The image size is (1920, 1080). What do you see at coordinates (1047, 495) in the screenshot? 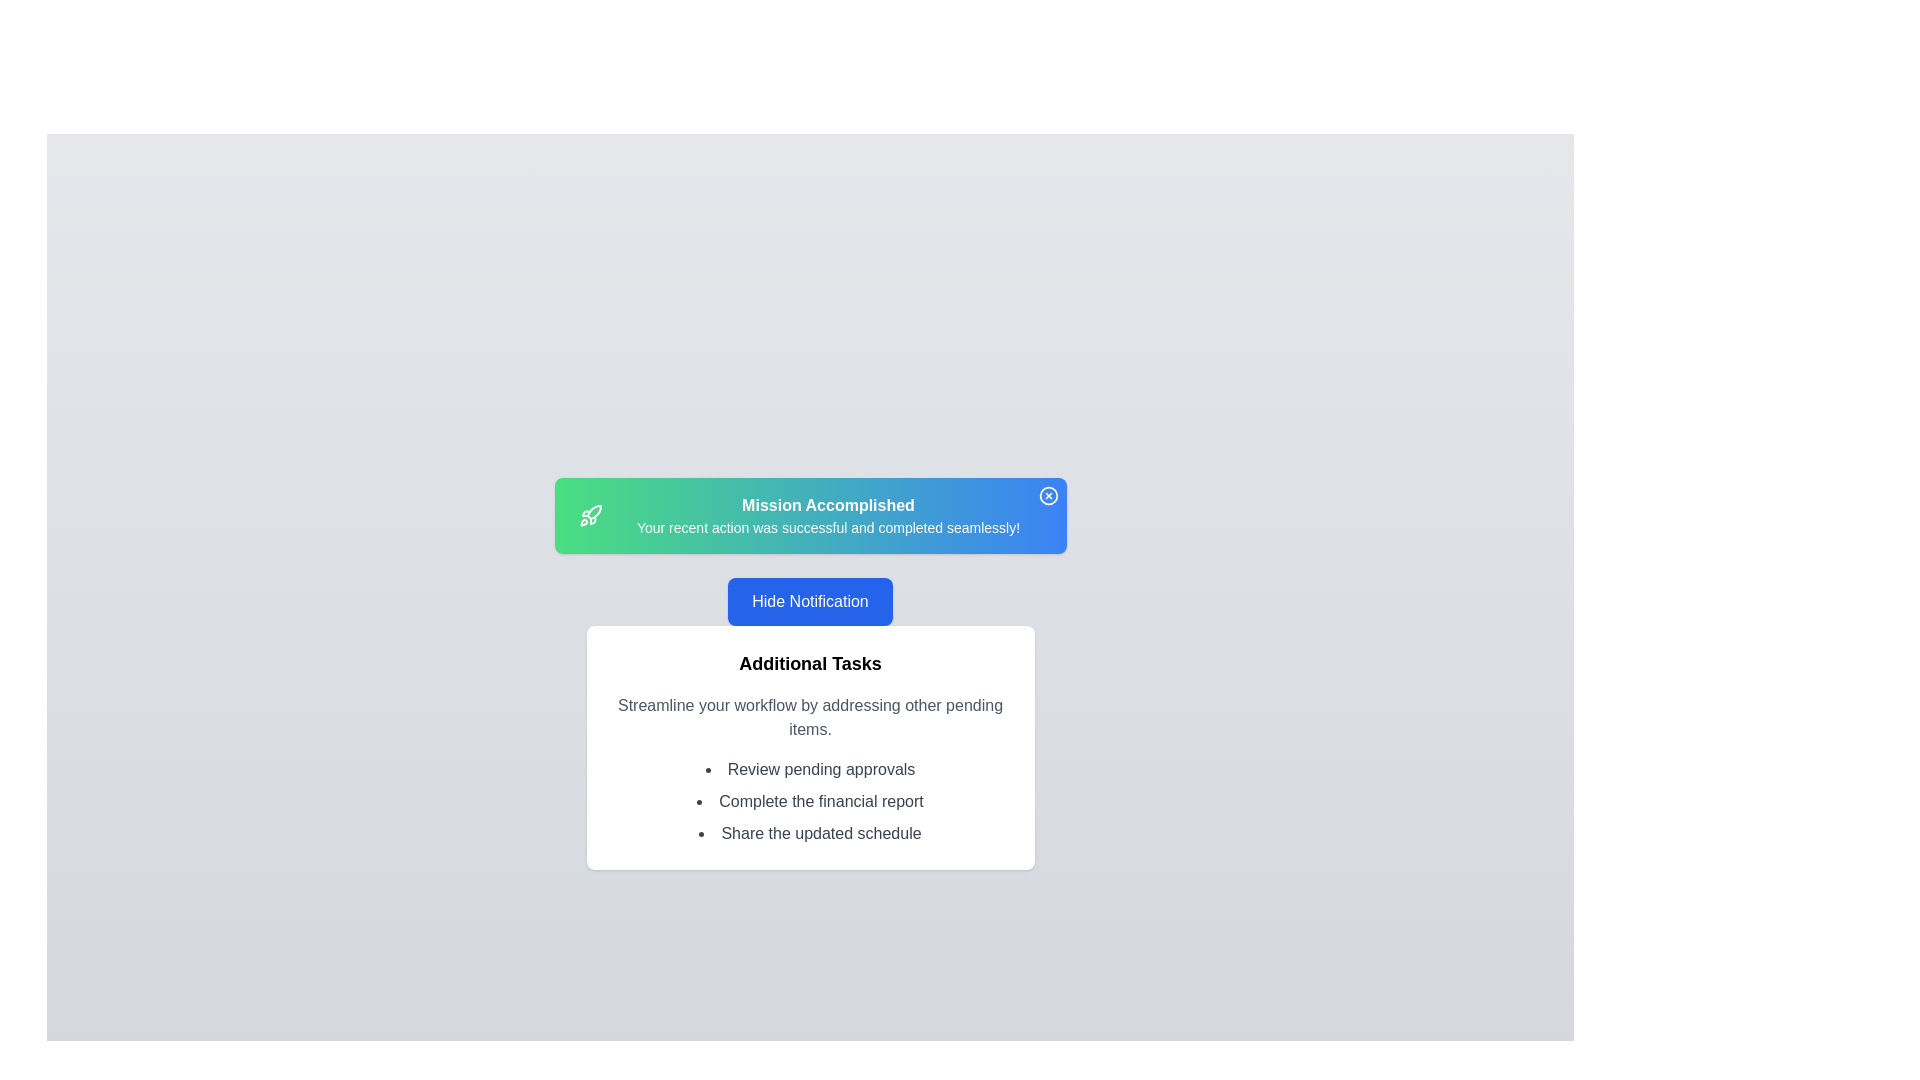
I see `the close button of the notification bar to hide it` at bounding box center [1047, 495].